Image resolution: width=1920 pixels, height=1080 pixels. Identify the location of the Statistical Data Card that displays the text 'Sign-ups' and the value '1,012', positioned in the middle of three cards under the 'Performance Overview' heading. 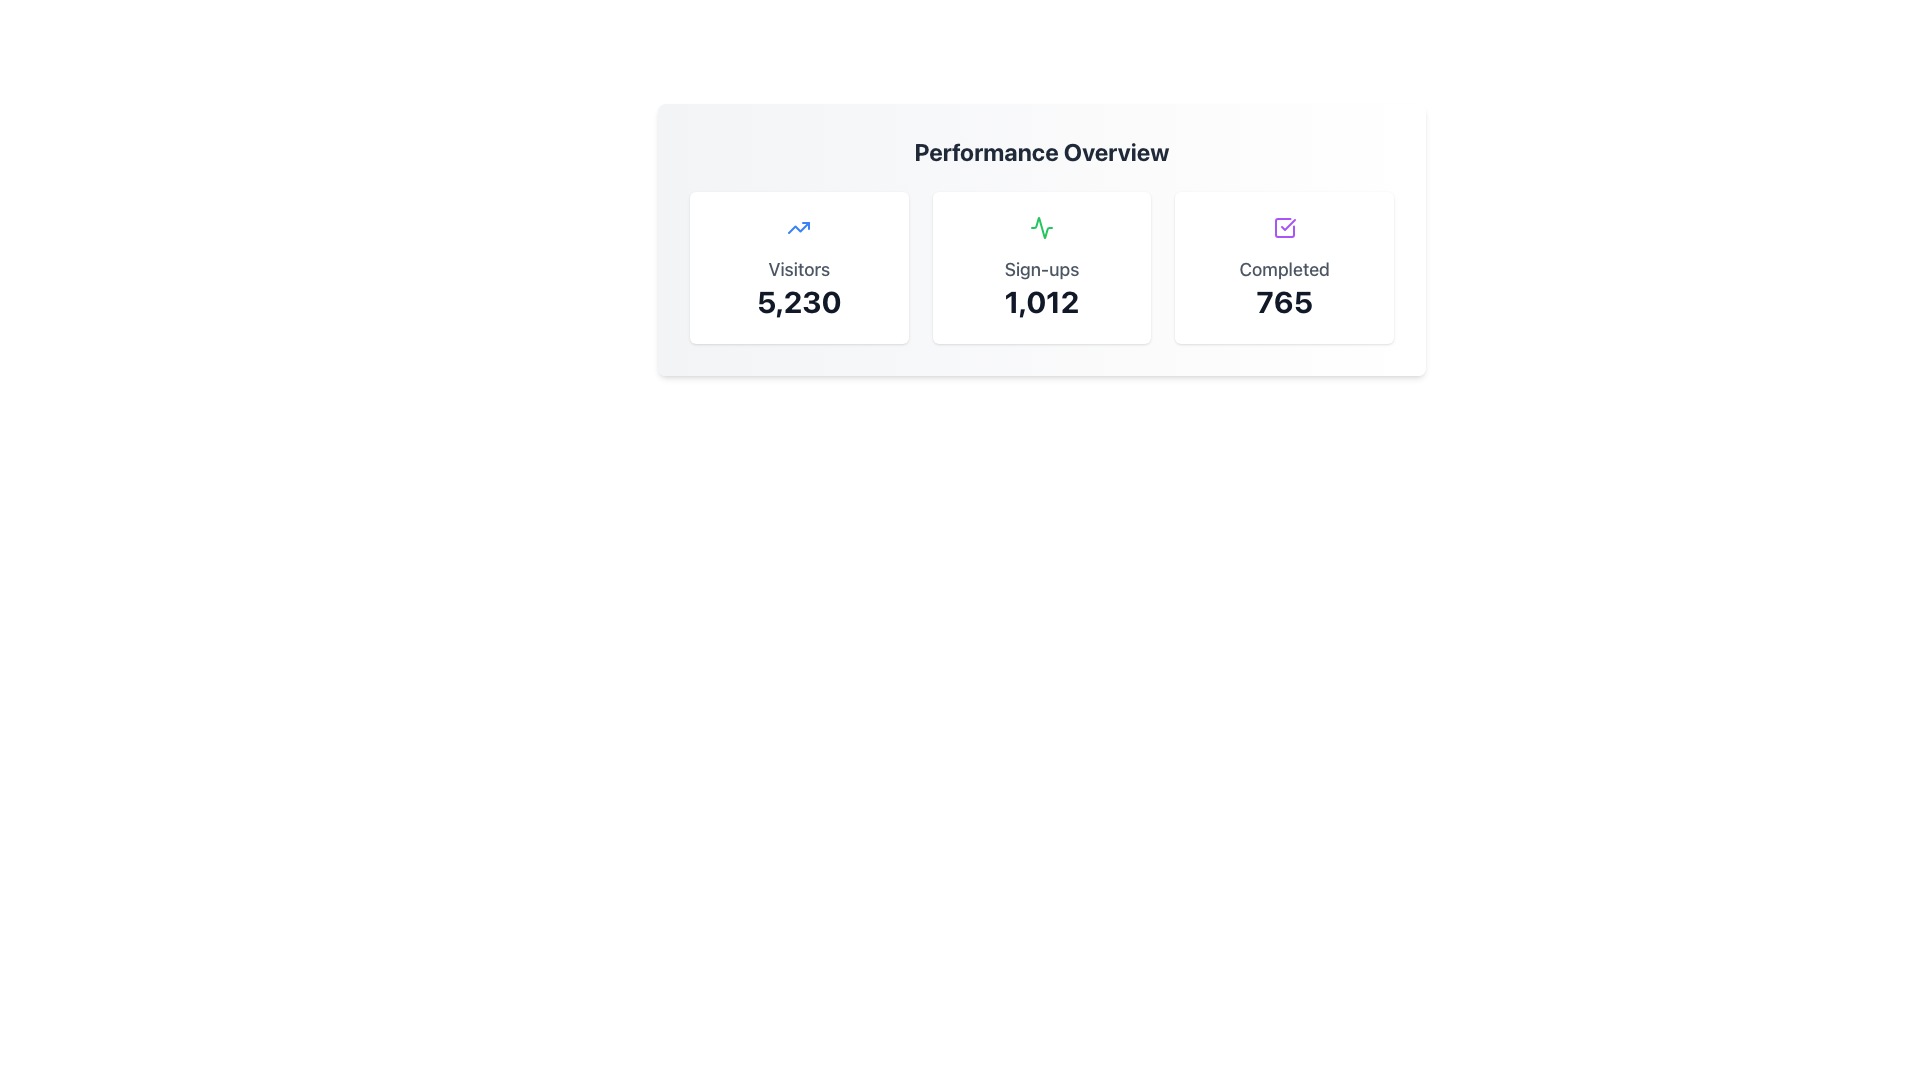
(1040, 266).